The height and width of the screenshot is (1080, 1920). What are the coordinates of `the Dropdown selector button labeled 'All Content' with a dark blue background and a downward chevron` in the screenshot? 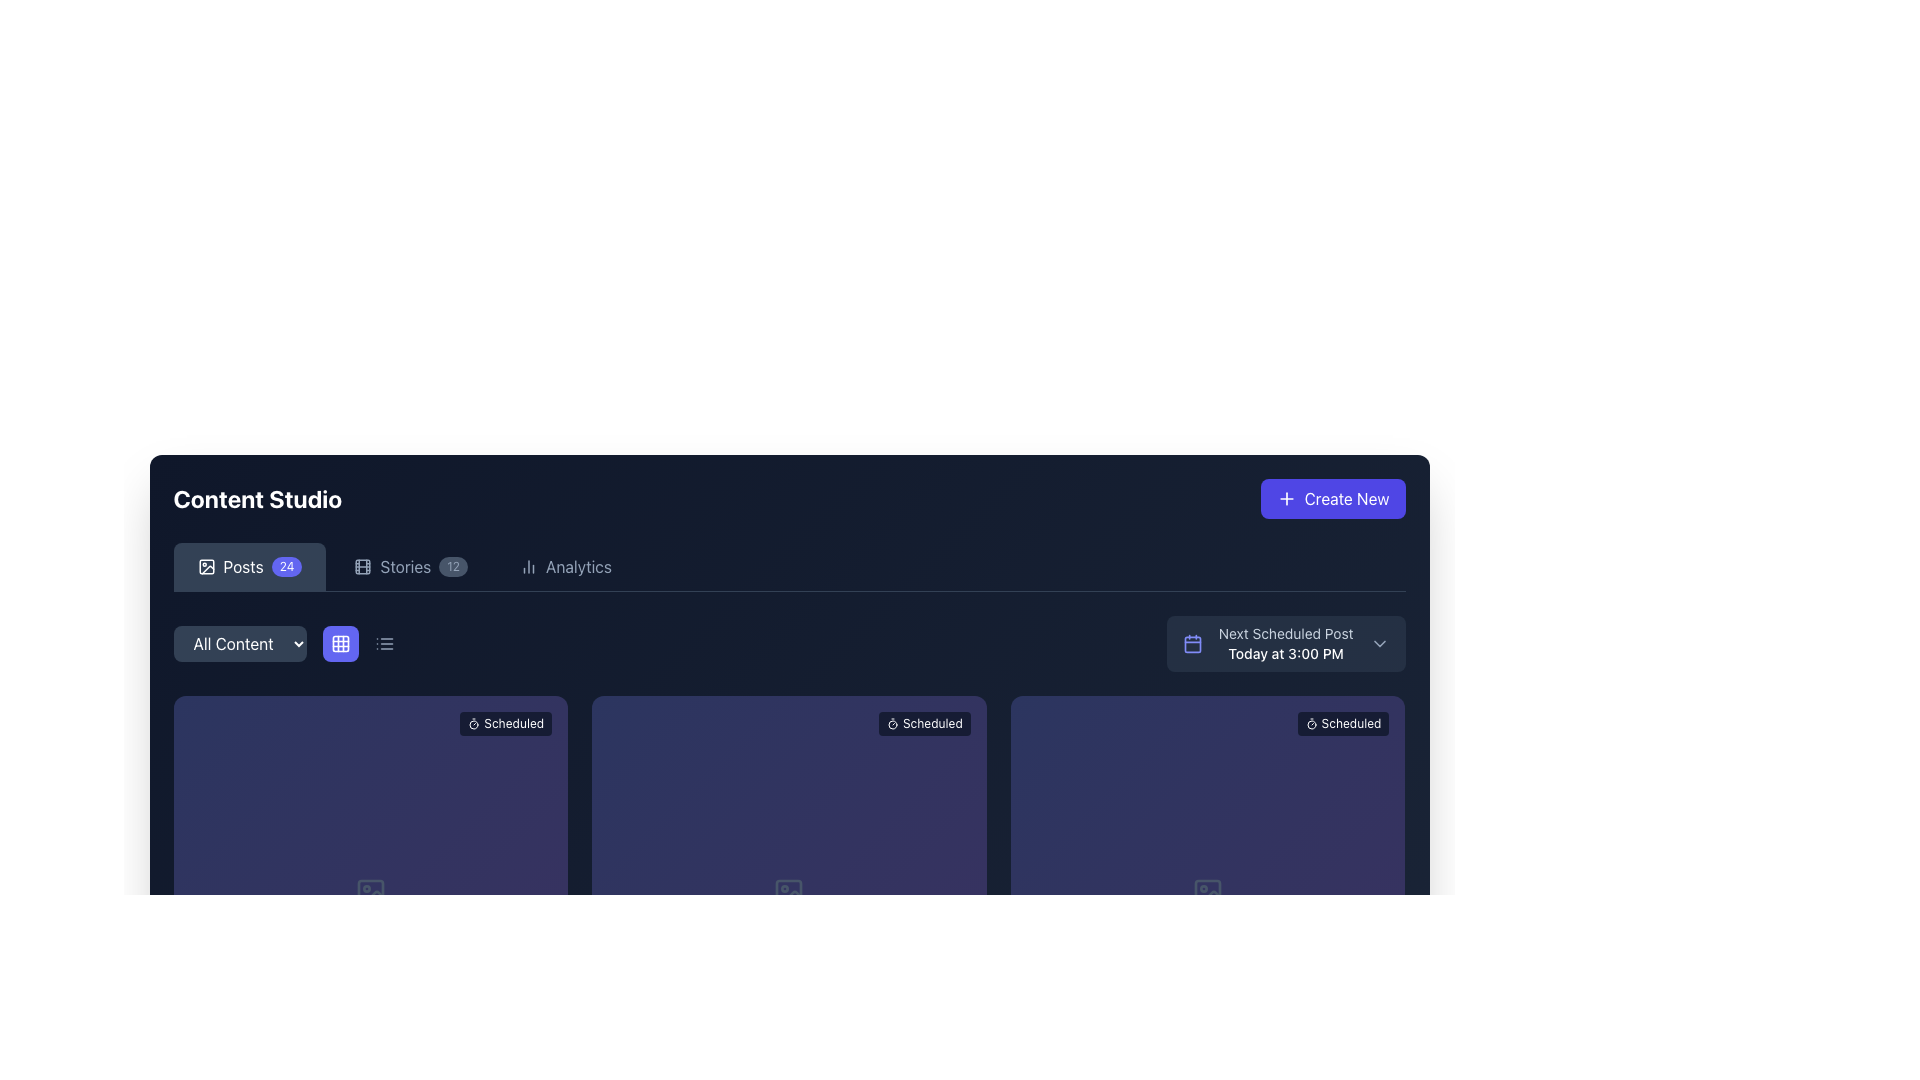 It's located at (240, 644).